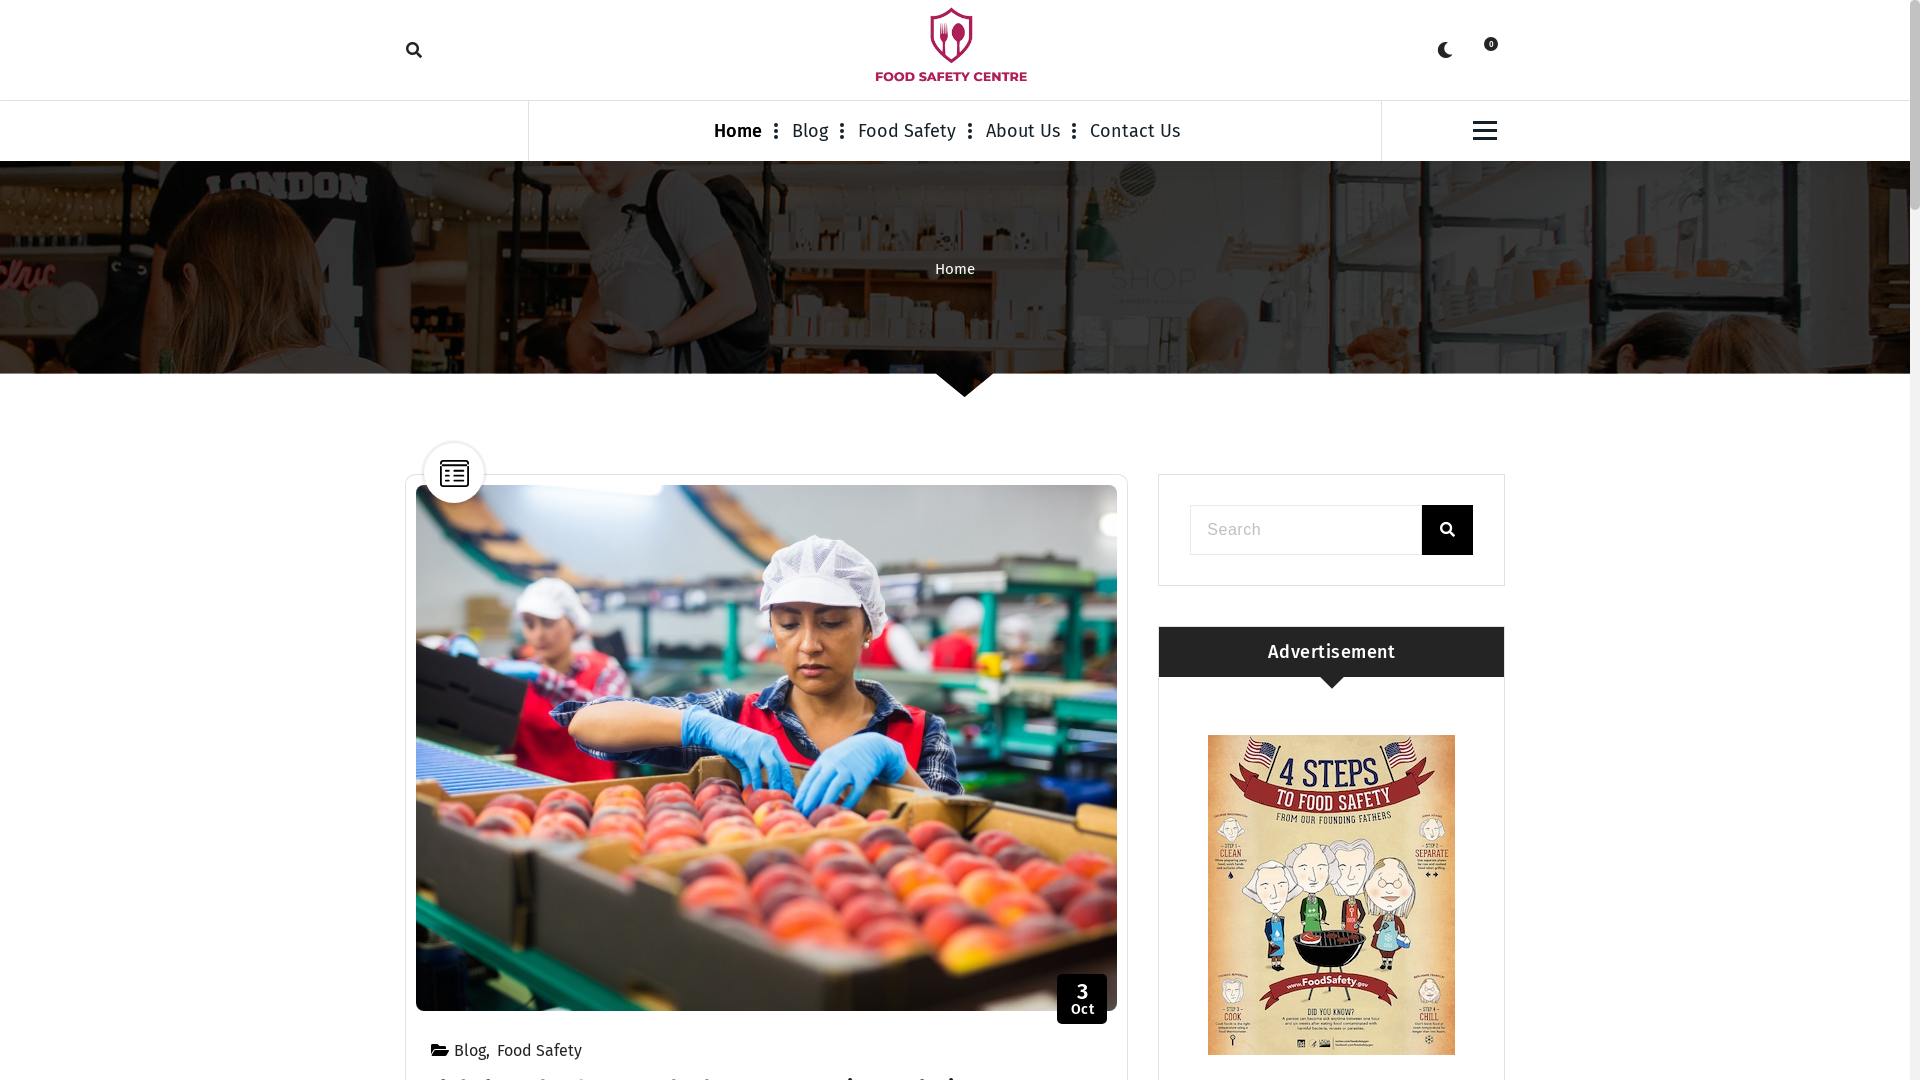 This screenshot has height=1080, width=1920. I want to click on 'Contact Us', so click(1134, 131).